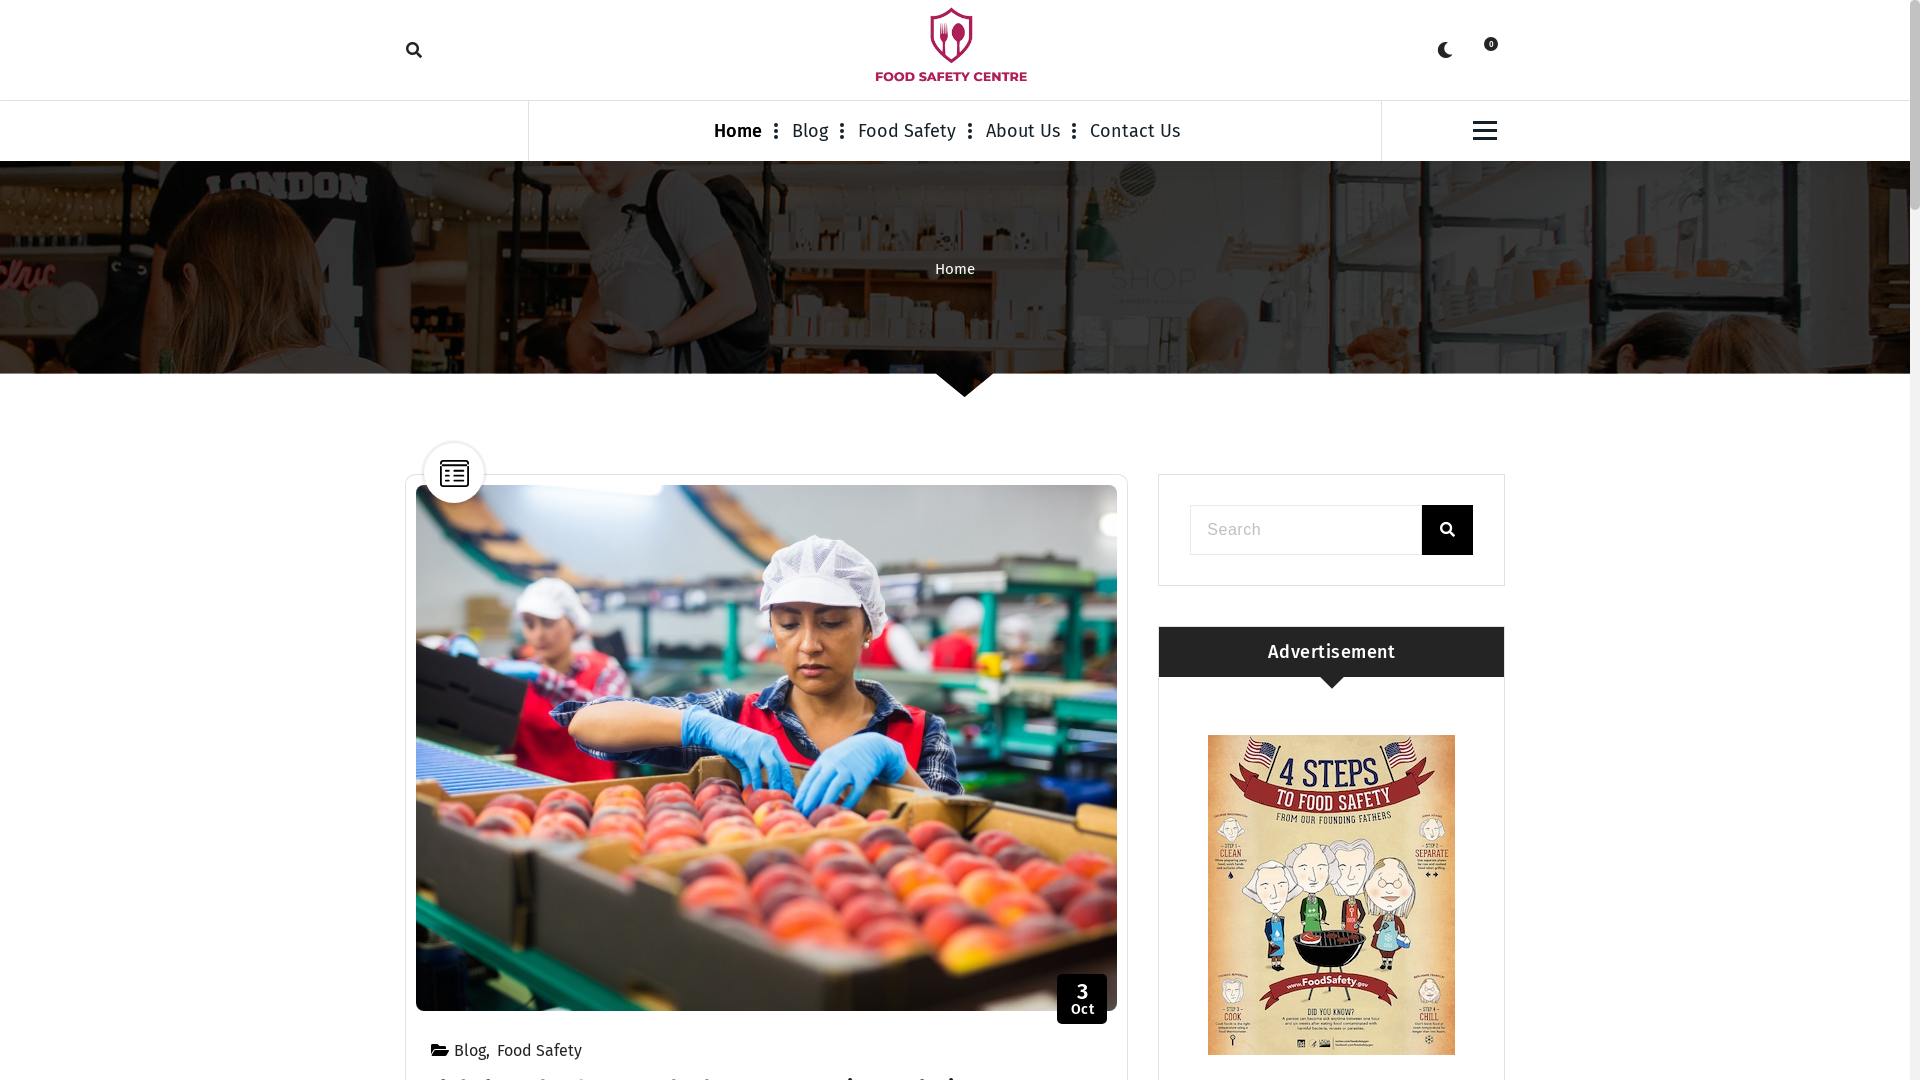 This screenshot has height=1080, width=1920. I want to click on 'Contact Us', so click(1134, 131).